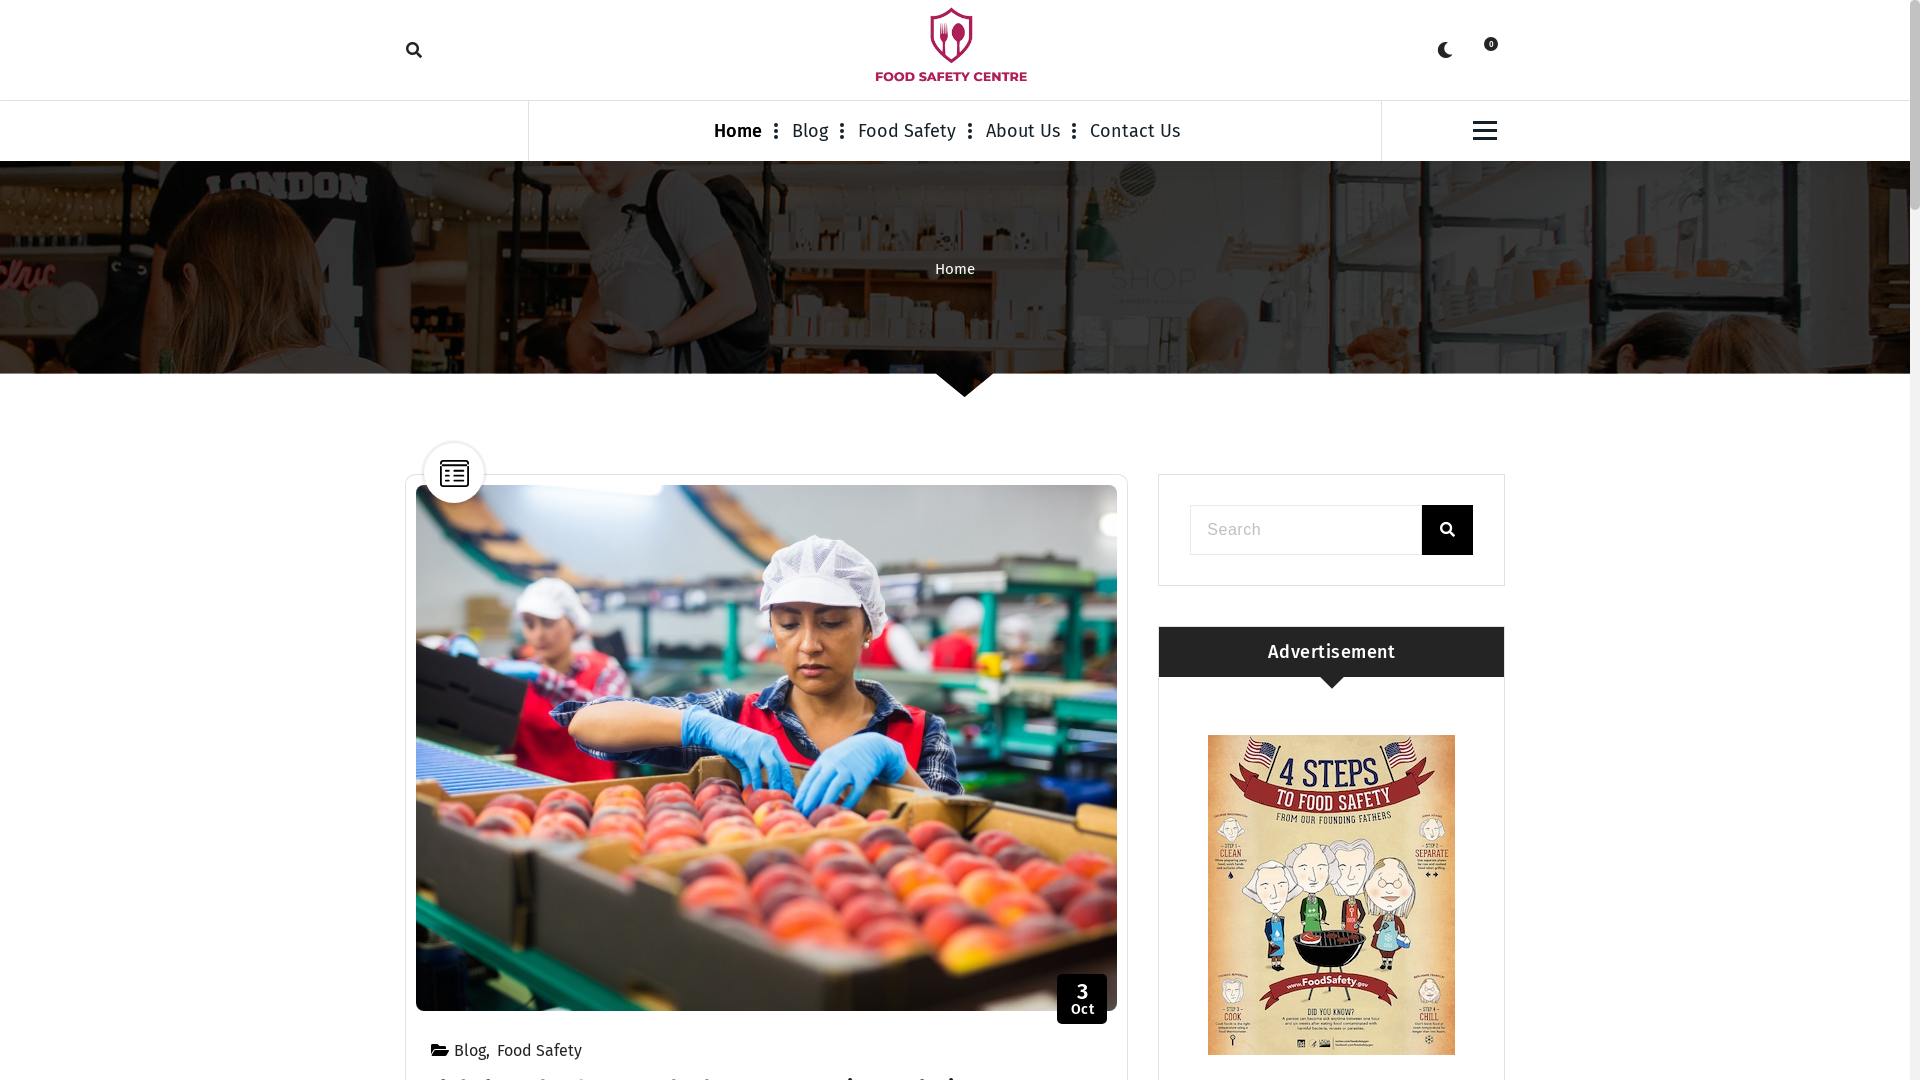 This screenshot has height=1080, width=1920. I want to click on 'Contact Us', so click(1134, 131).